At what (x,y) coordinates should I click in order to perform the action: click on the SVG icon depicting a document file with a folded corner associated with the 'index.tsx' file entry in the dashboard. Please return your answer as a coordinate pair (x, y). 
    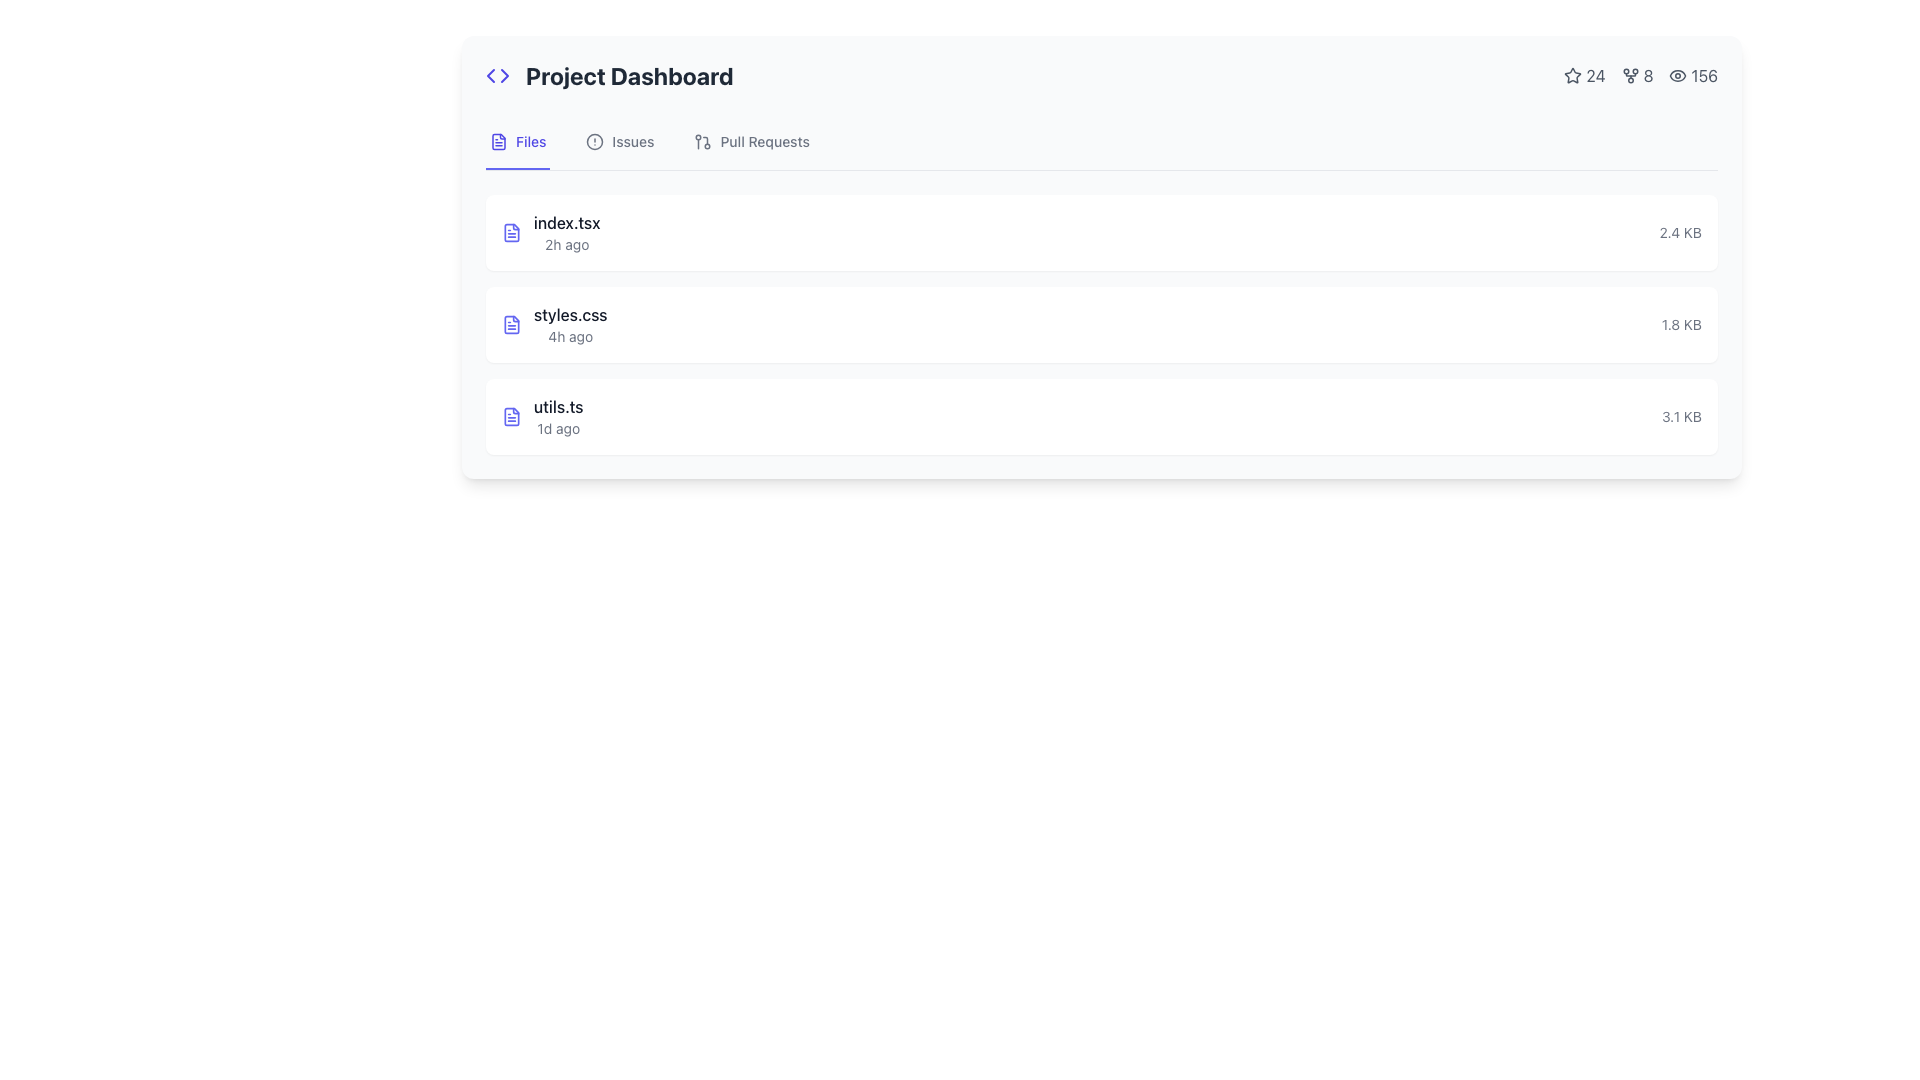
    Looking at the image, I should click on (512, 231).